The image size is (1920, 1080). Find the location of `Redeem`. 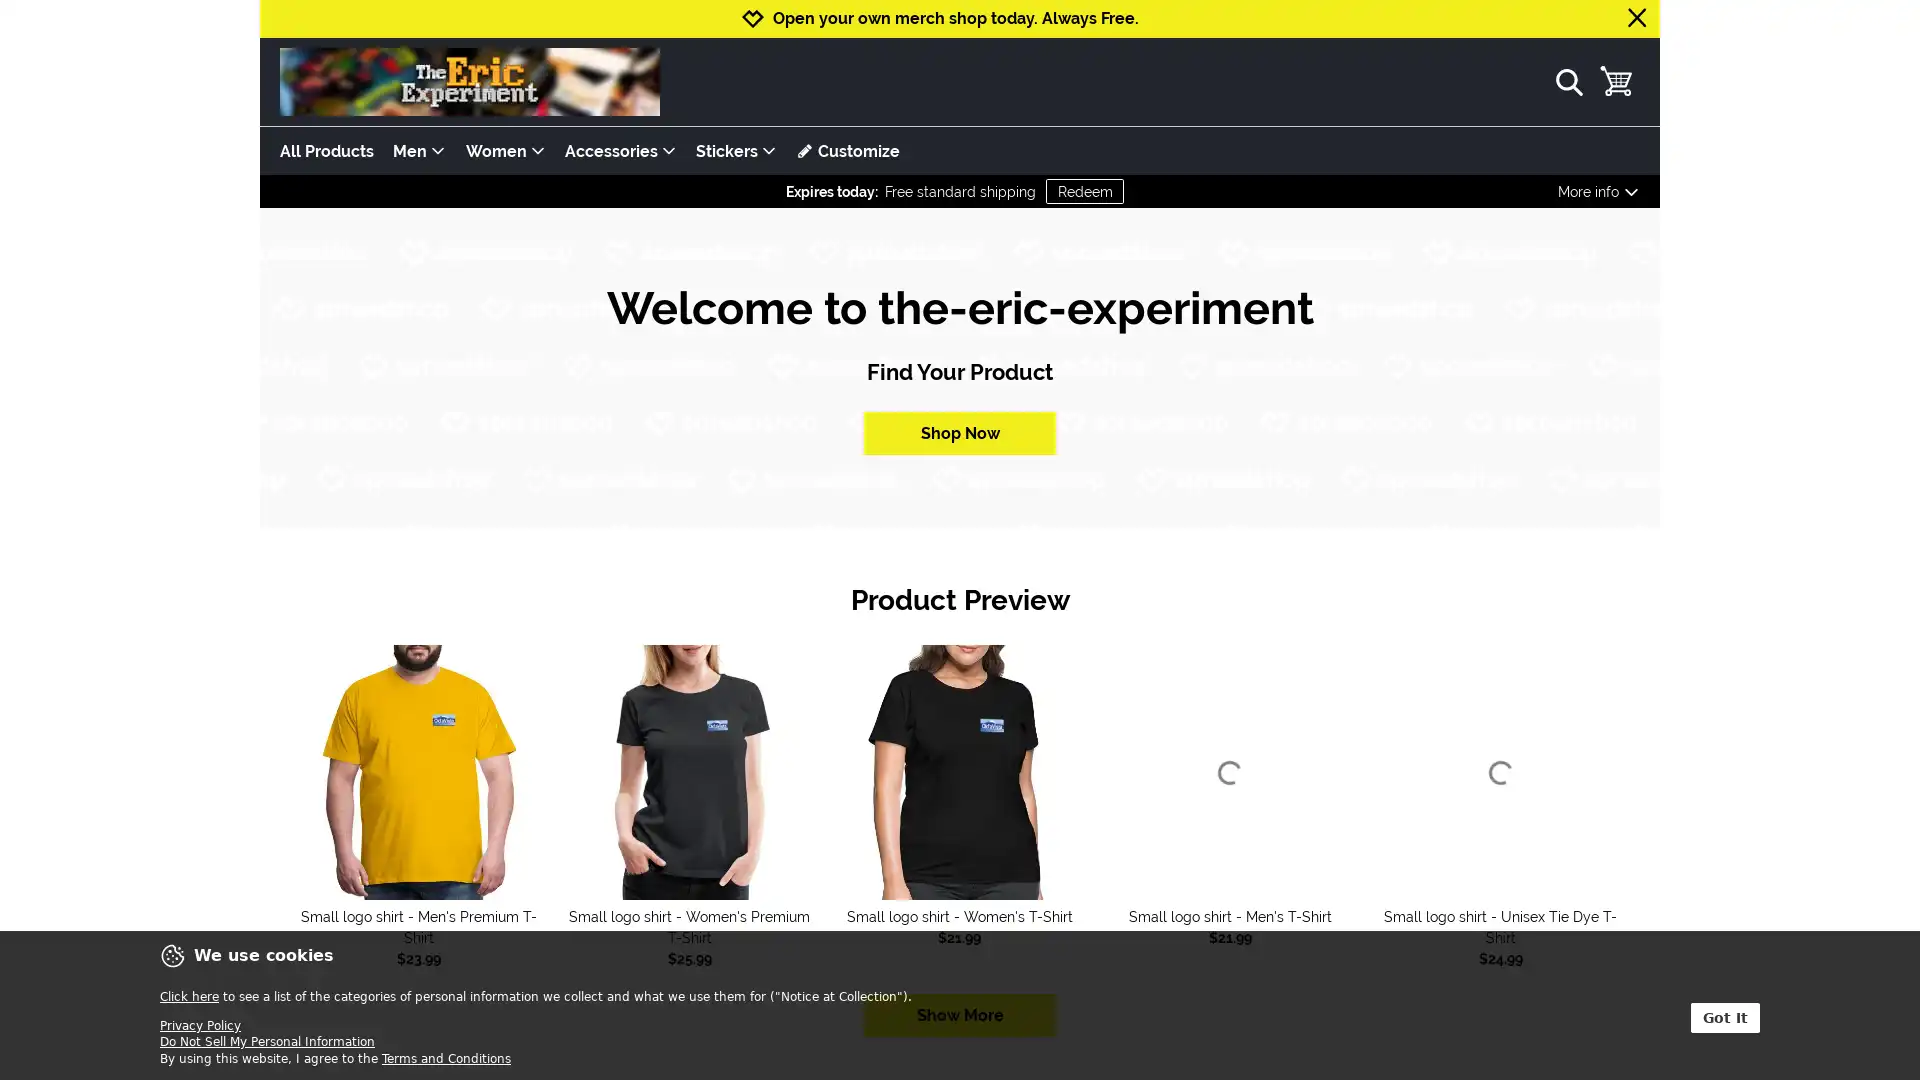

Redeem is located at coordinates (1083, 191).